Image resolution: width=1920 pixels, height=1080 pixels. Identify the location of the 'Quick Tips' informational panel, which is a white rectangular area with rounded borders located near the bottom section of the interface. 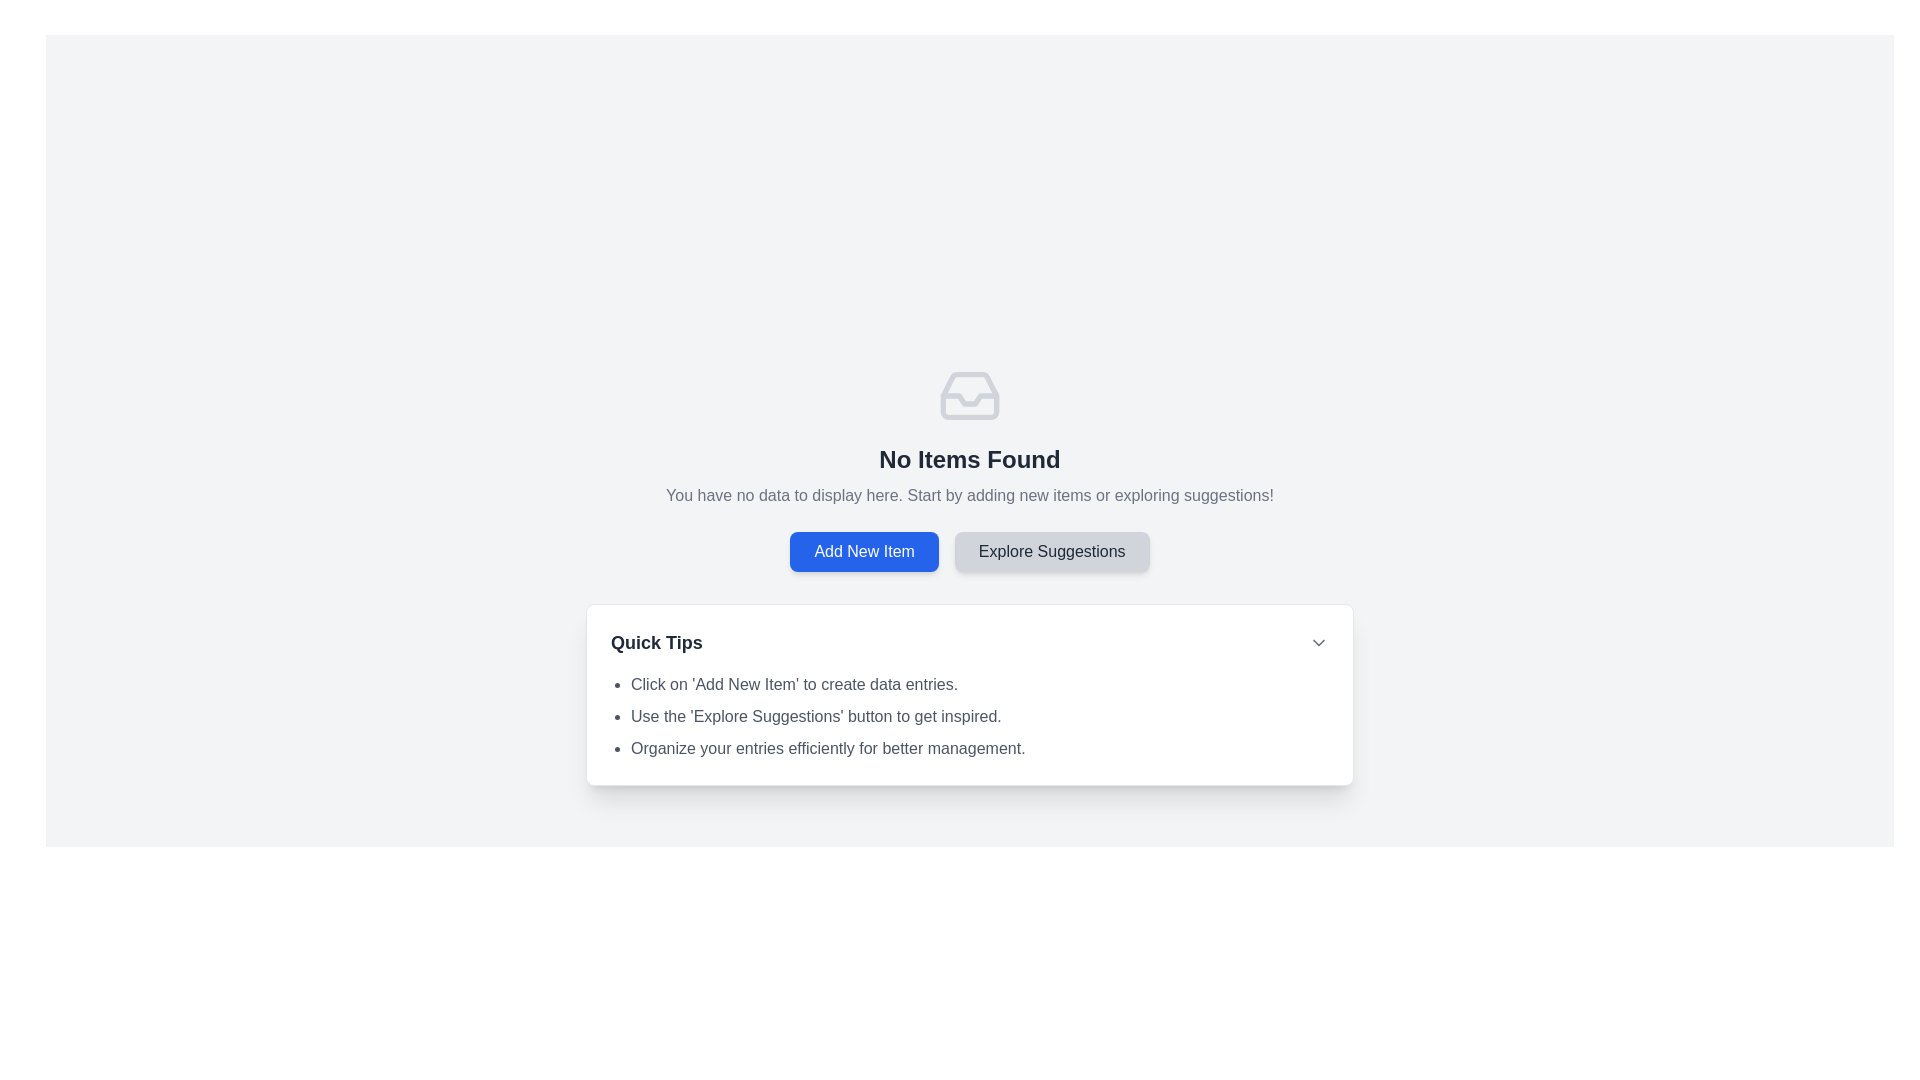
(969, 693).